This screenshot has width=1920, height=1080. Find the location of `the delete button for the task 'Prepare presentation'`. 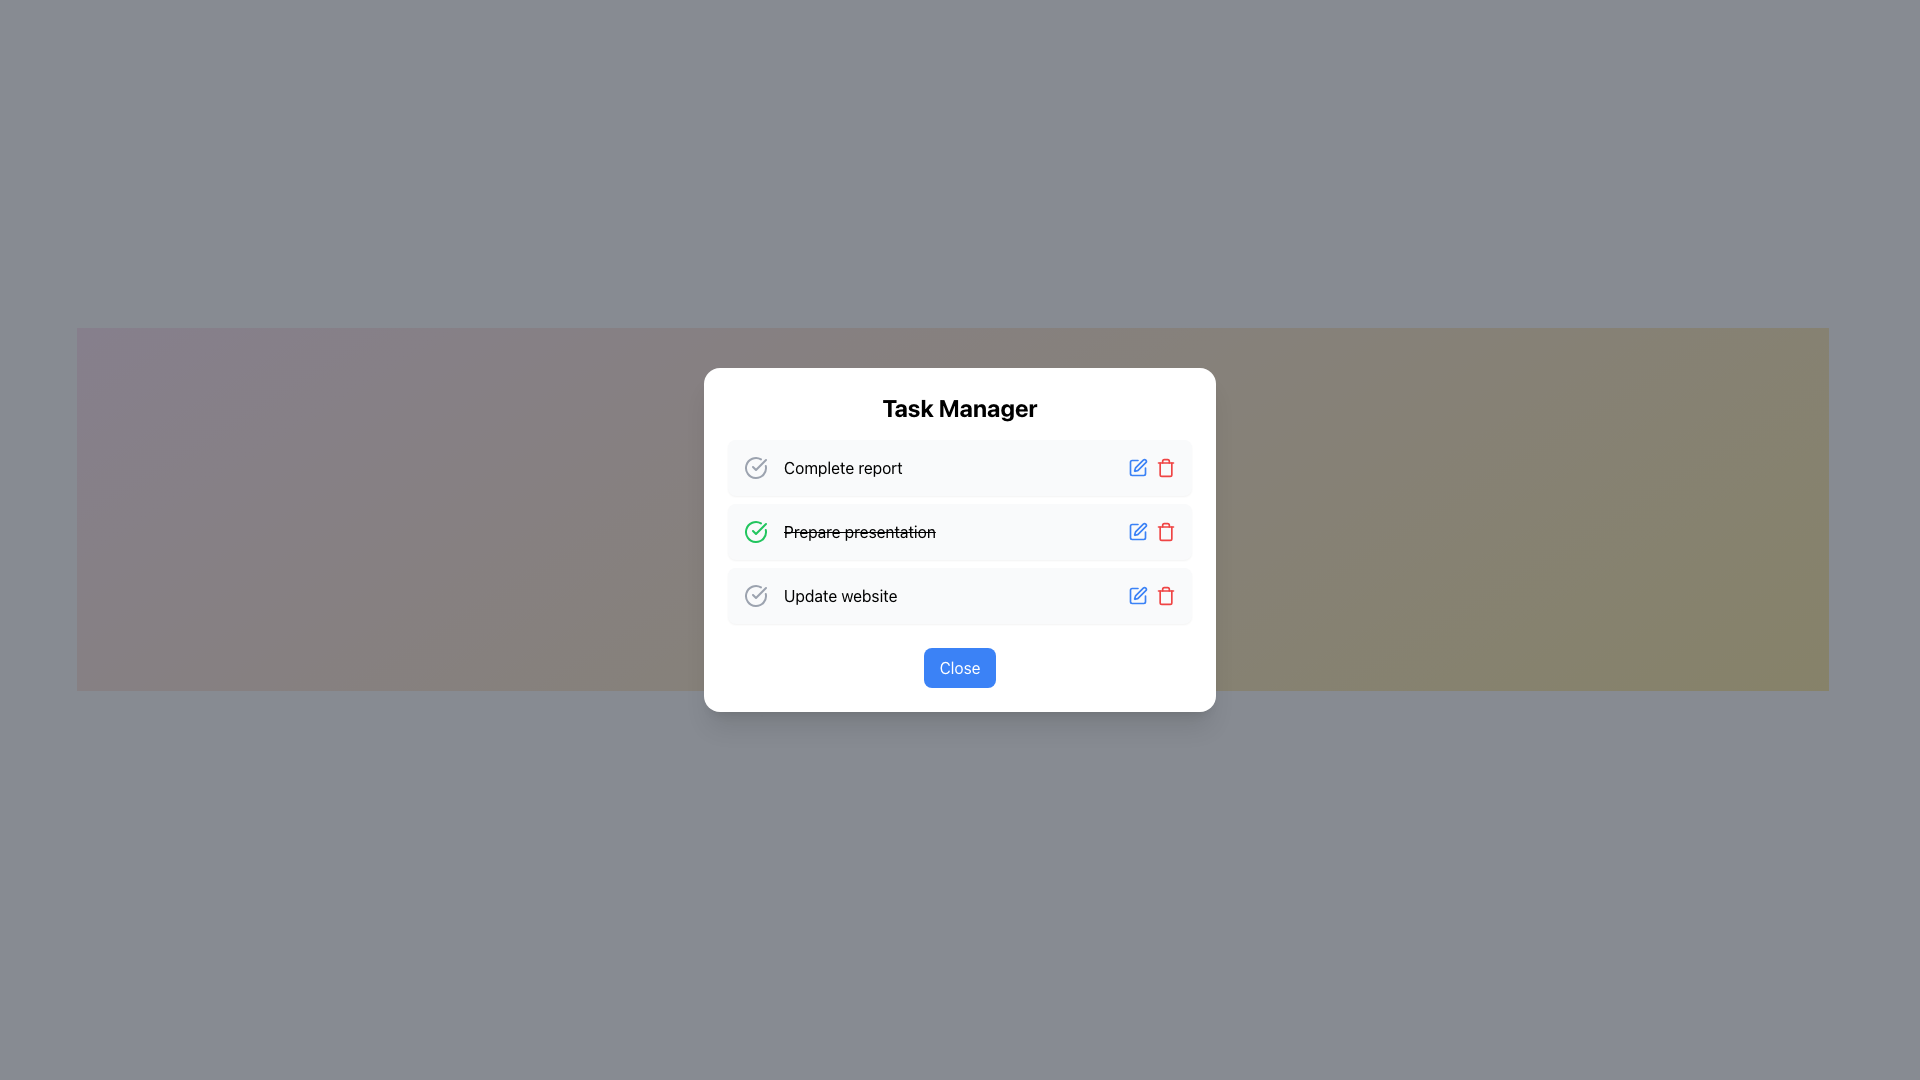

the delete button for the task 'Prepare presentation' is located at coordinates (1166, 531).